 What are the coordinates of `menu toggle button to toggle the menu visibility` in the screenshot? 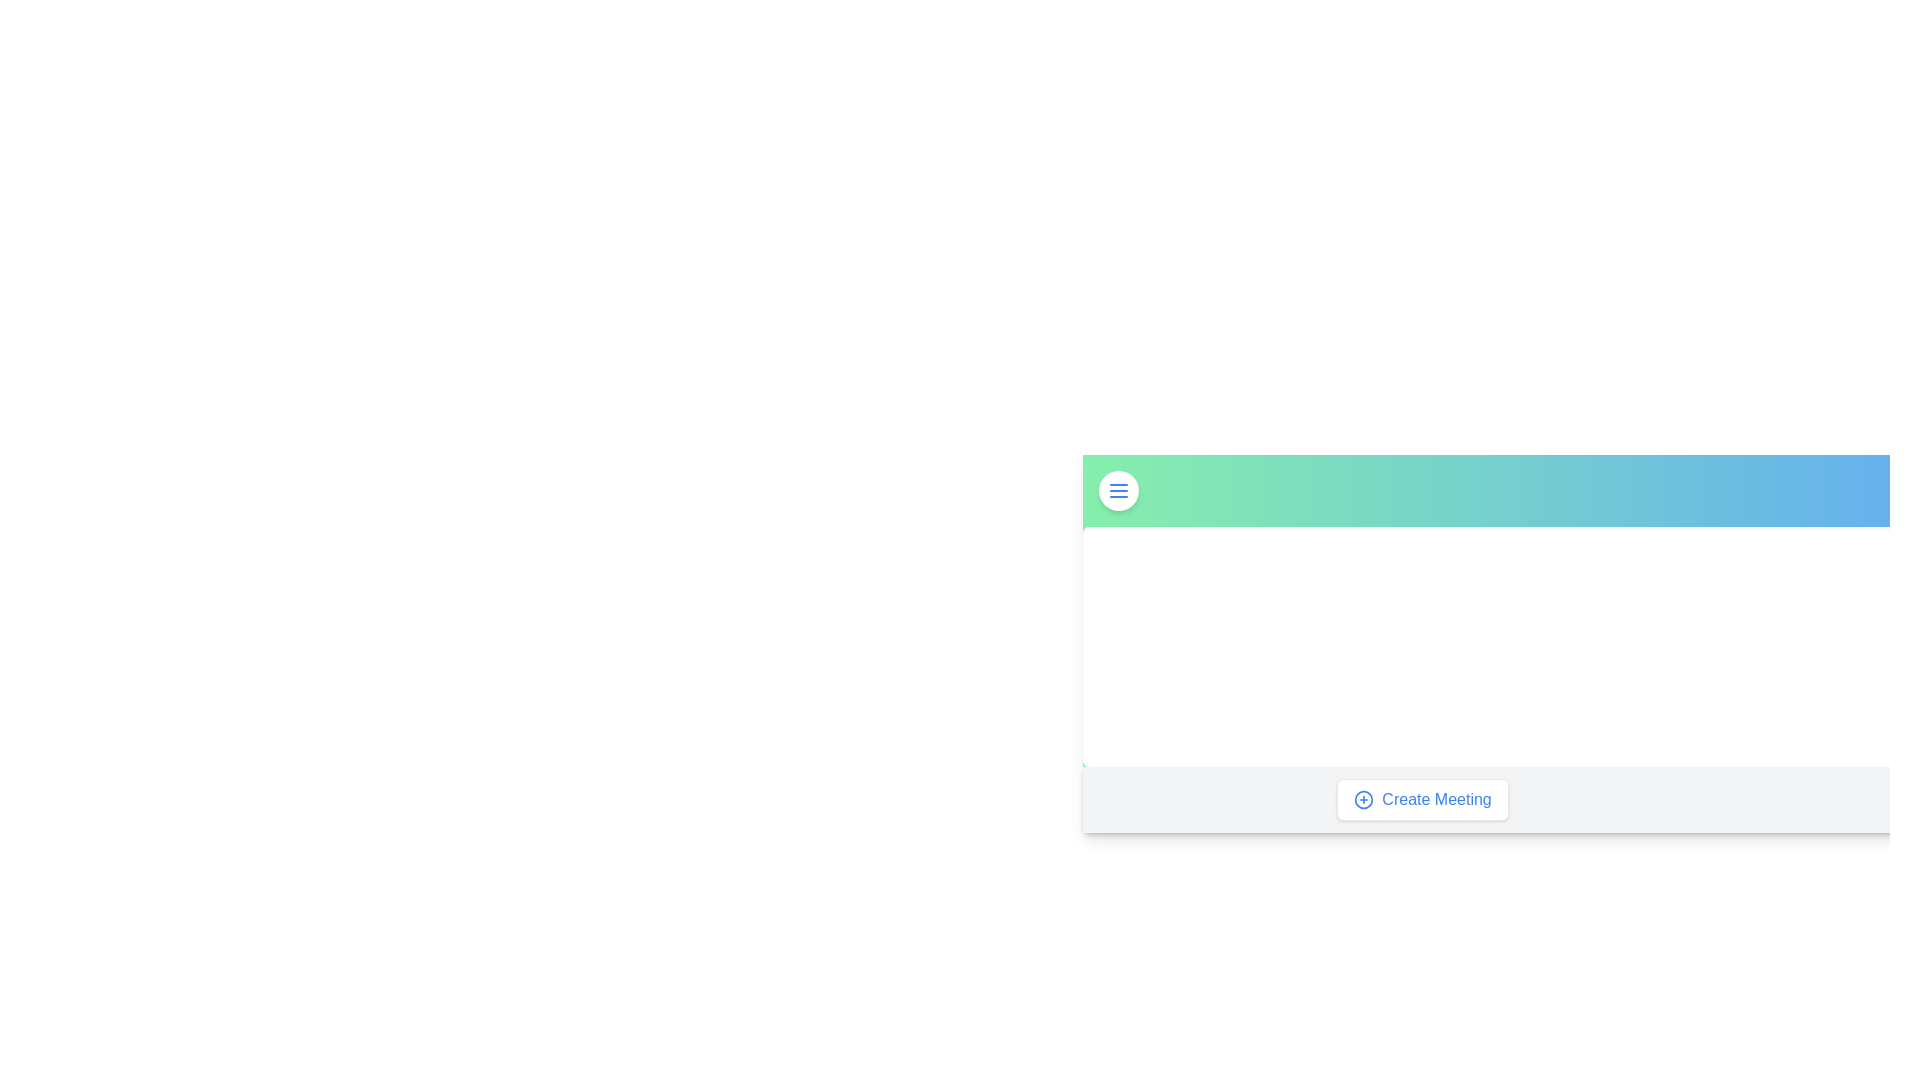 It's located at (1117, 490).